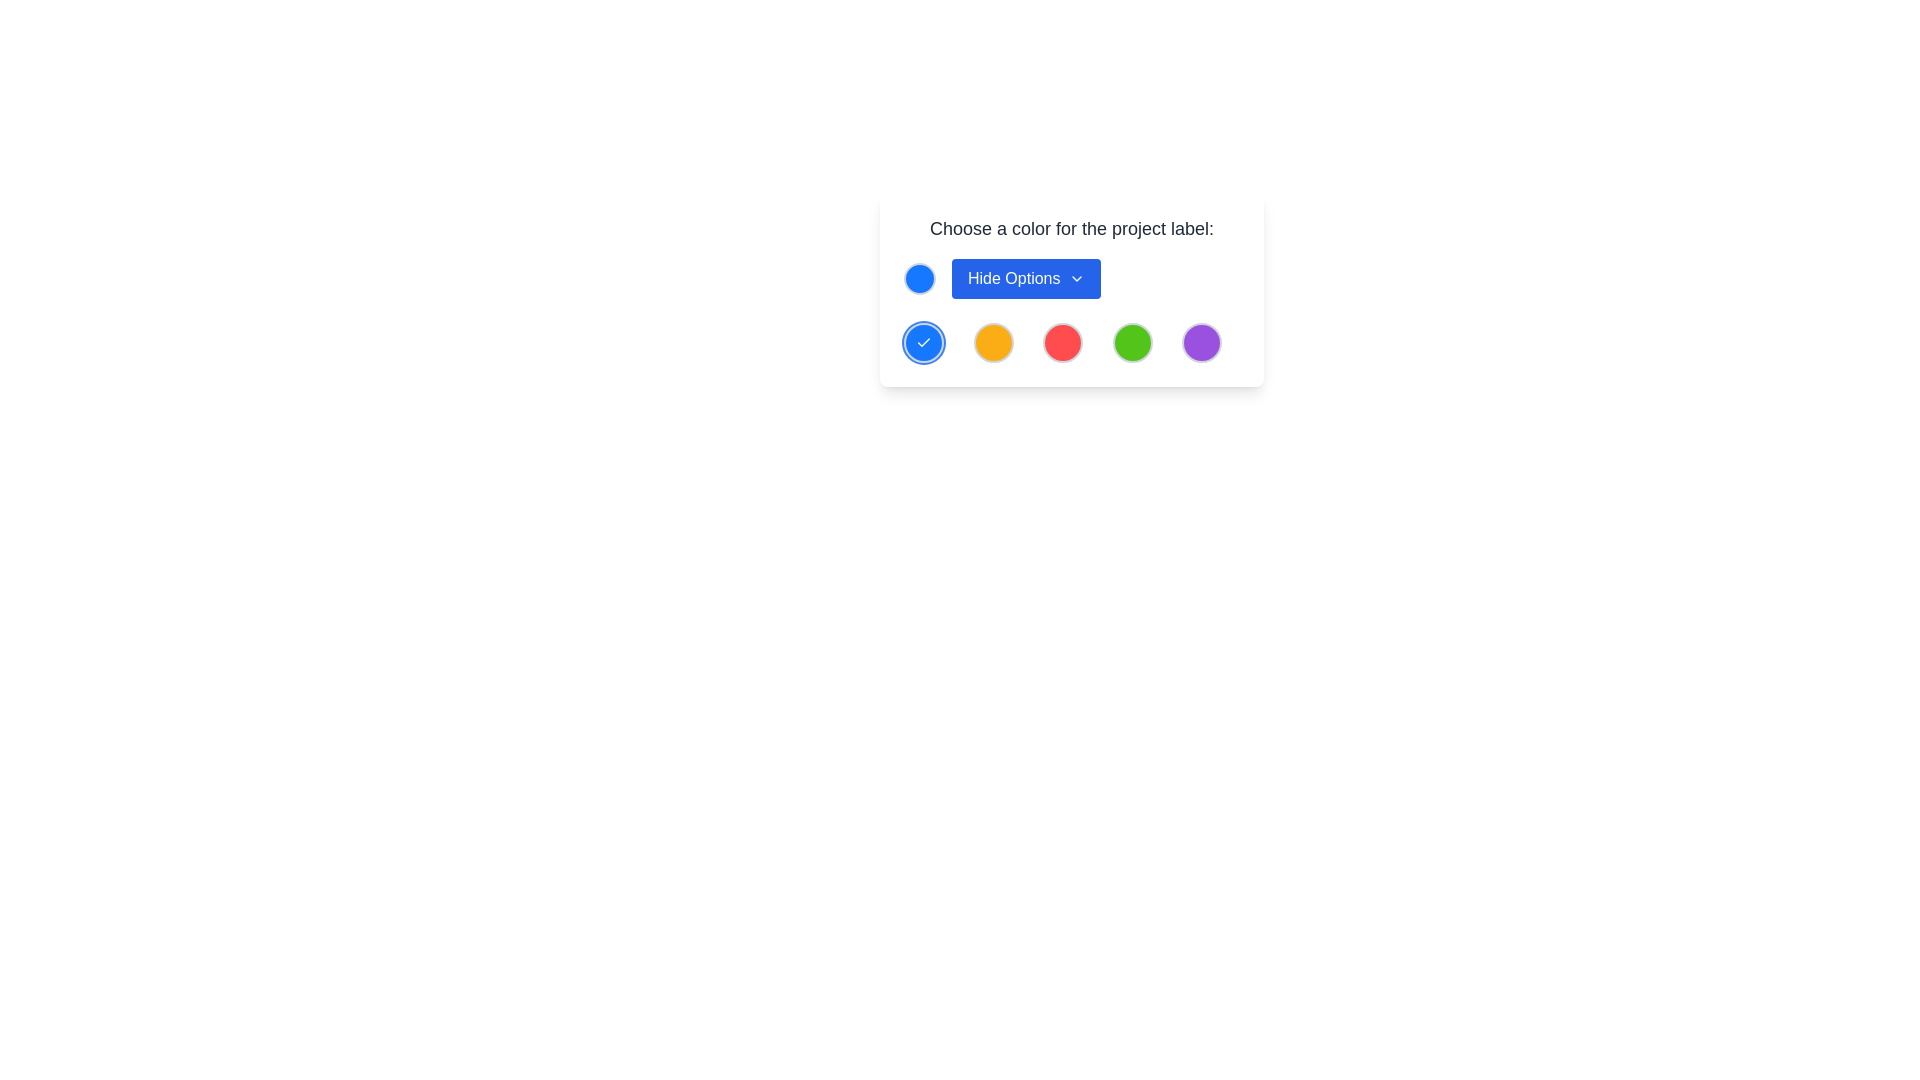 This screenshot has width=1920, height=1080. I want to click on the blue rectangular 'Hide Options' button with rounded corners for keyboard interaction, so click(1026, 278).